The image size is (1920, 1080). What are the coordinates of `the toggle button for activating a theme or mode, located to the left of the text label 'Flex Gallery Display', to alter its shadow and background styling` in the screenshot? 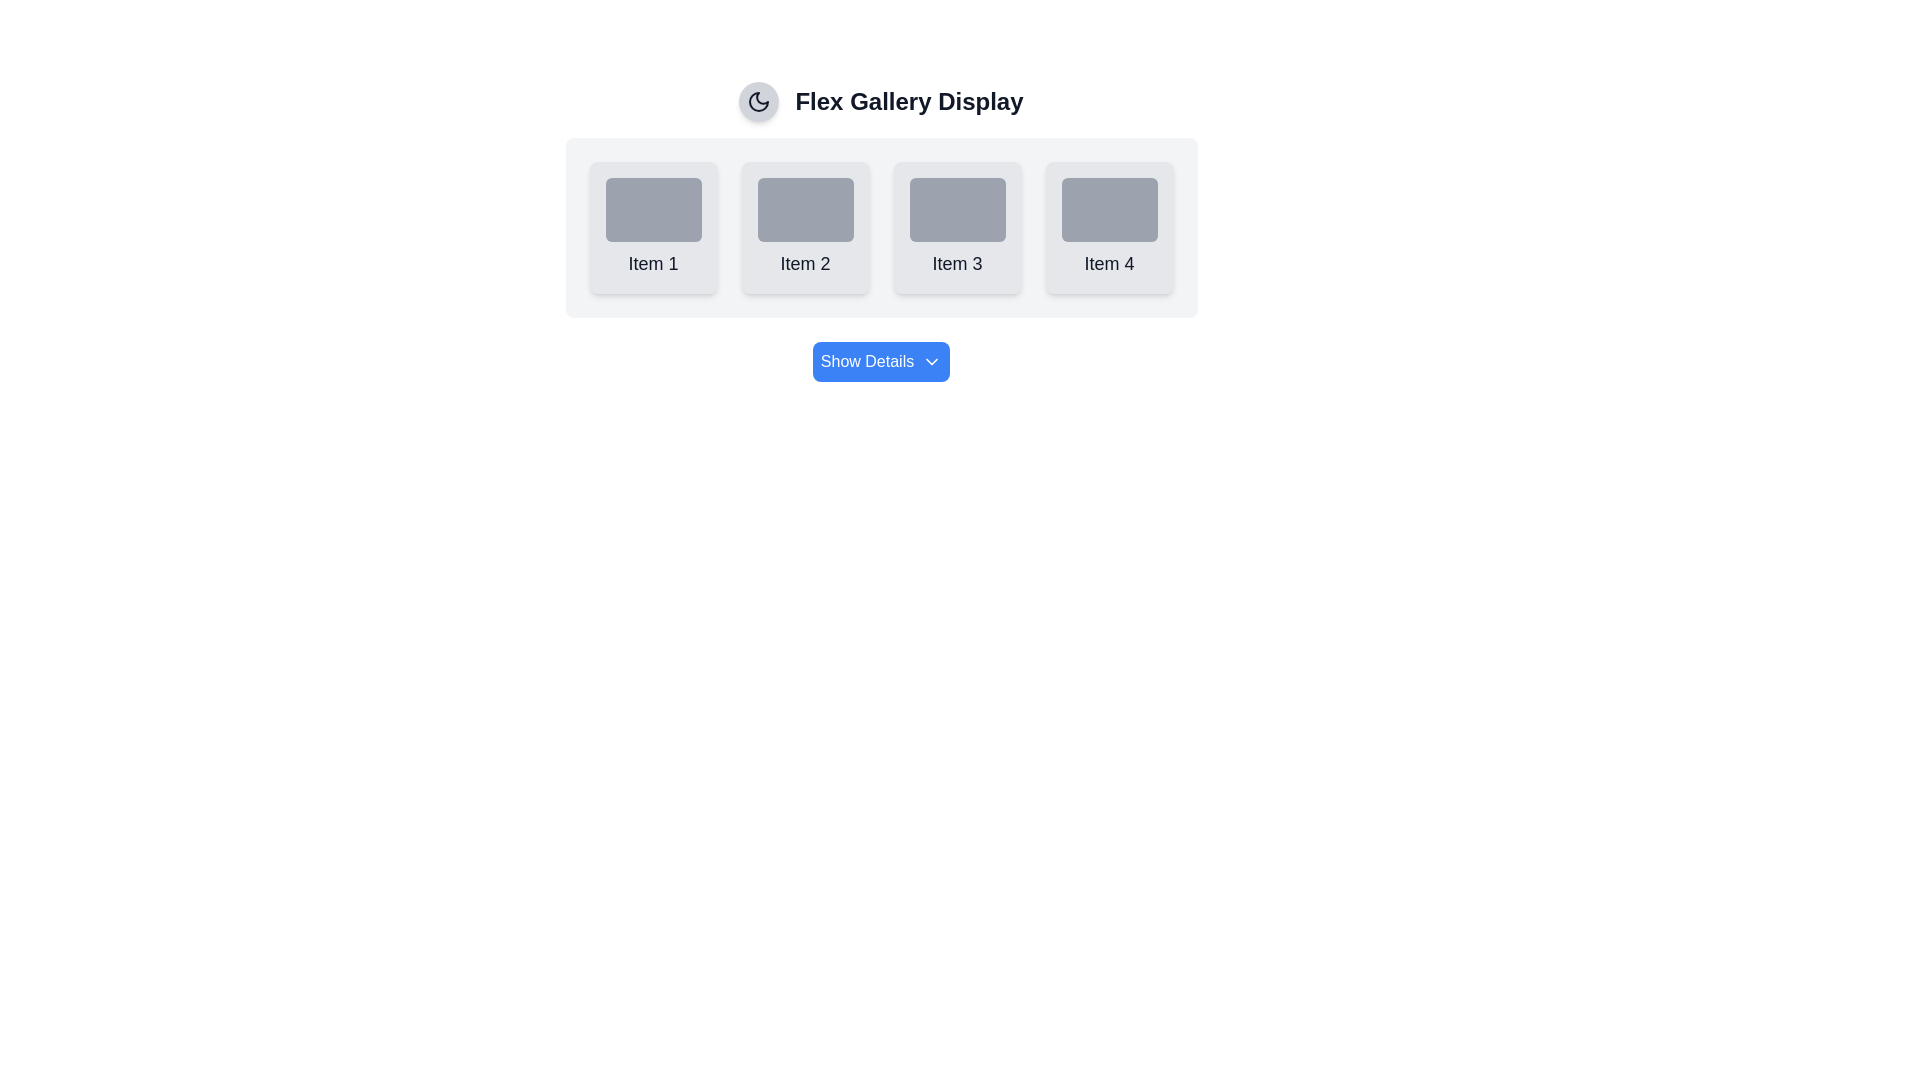 It's located at (758, 101).